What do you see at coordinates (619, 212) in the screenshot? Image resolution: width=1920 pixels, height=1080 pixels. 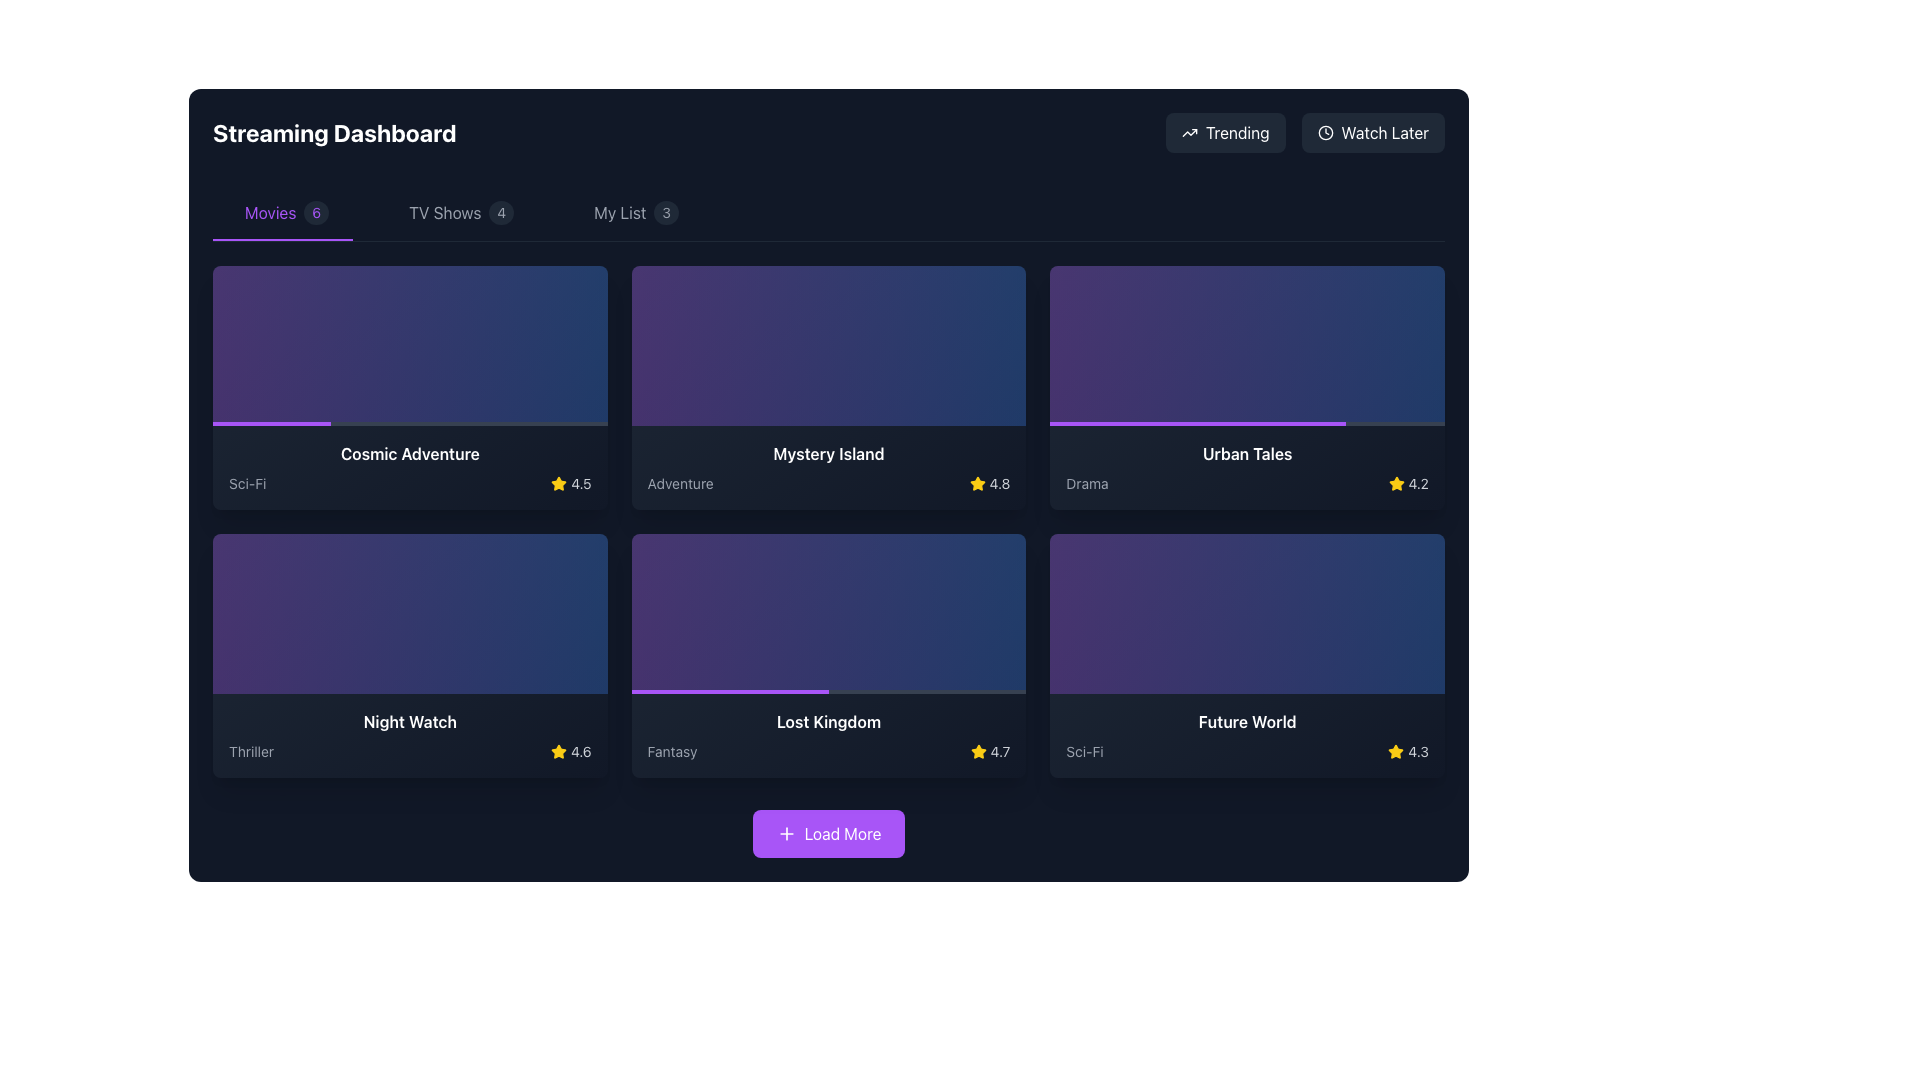 I see `the text label indicating the user's personalized media list located in the top navigation bar, positioned as the third item after 'Movies' and 'TV Shows'` at bounding box center [619, 212].